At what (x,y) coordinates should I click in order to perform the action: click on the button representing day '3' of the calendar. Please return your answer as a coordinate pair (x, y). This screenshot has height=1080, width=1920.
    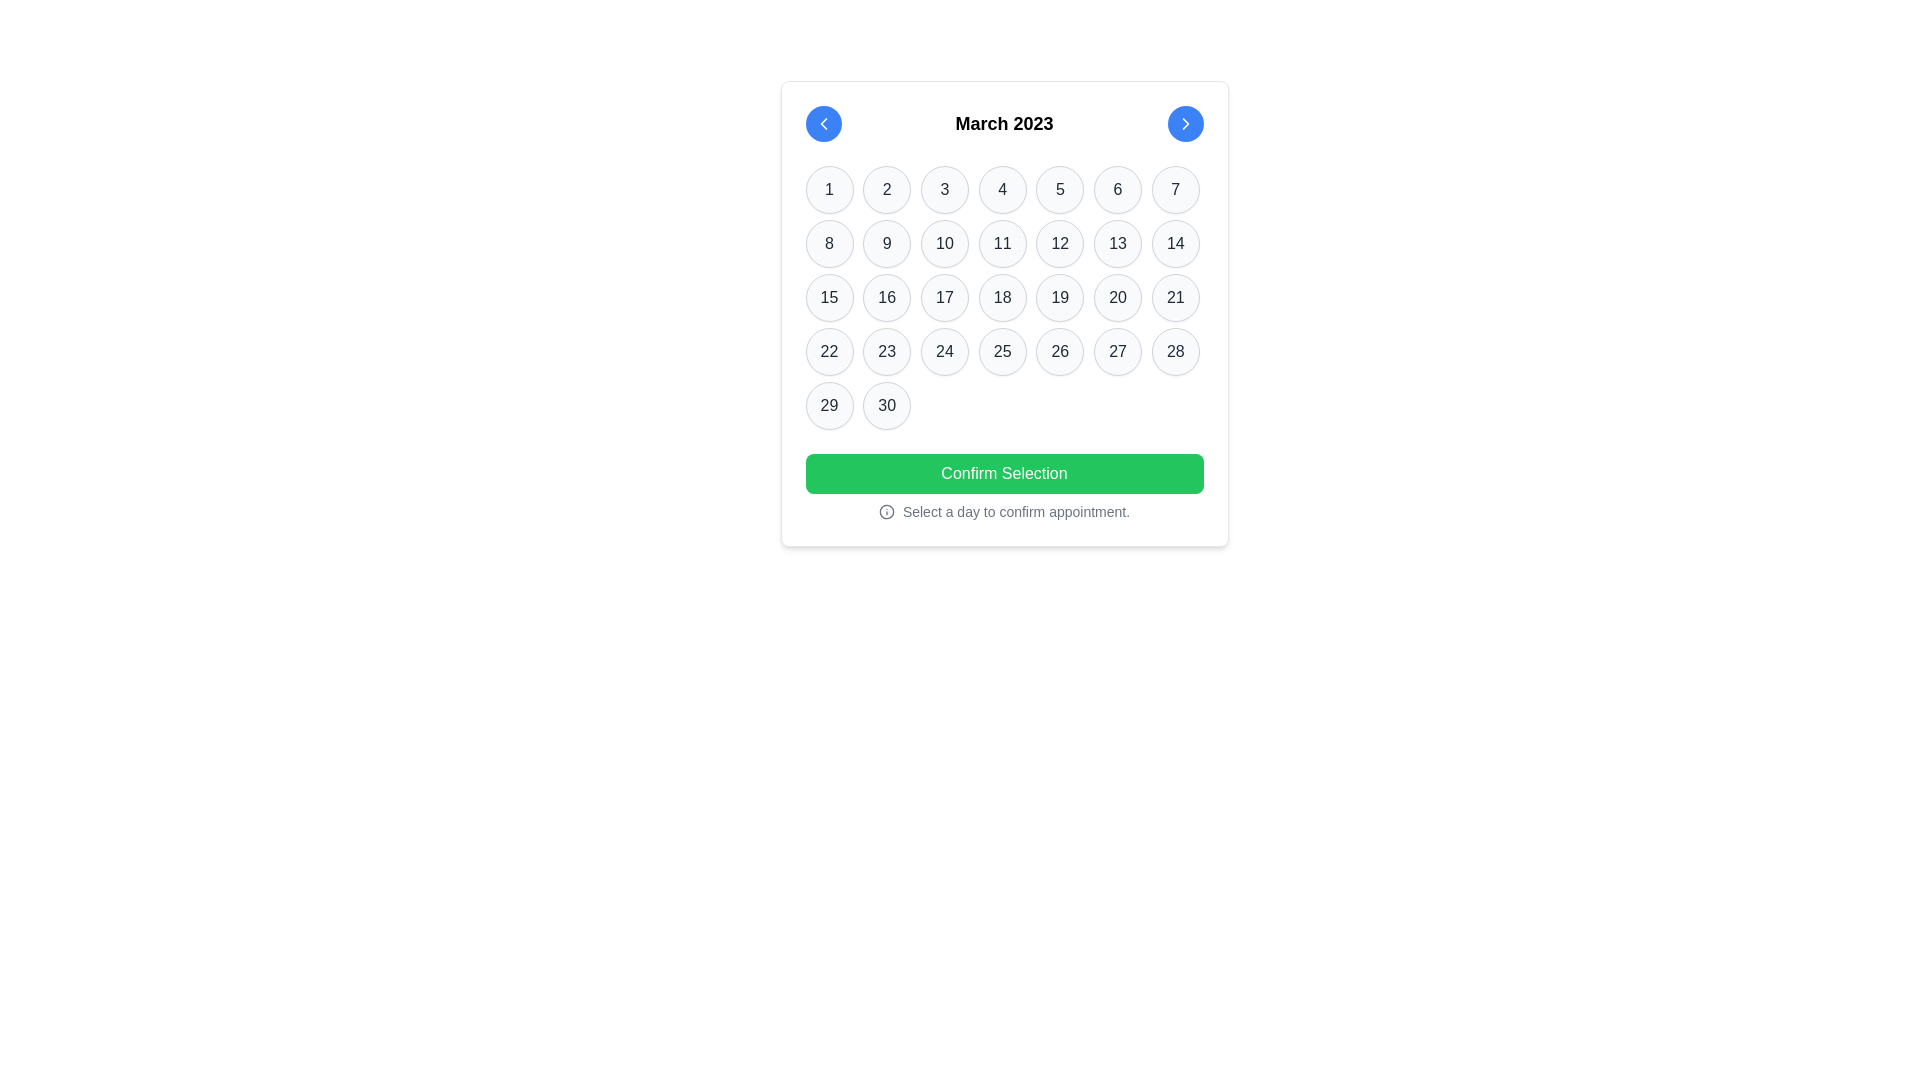
    Looking at the image, I should click on (943, 189).